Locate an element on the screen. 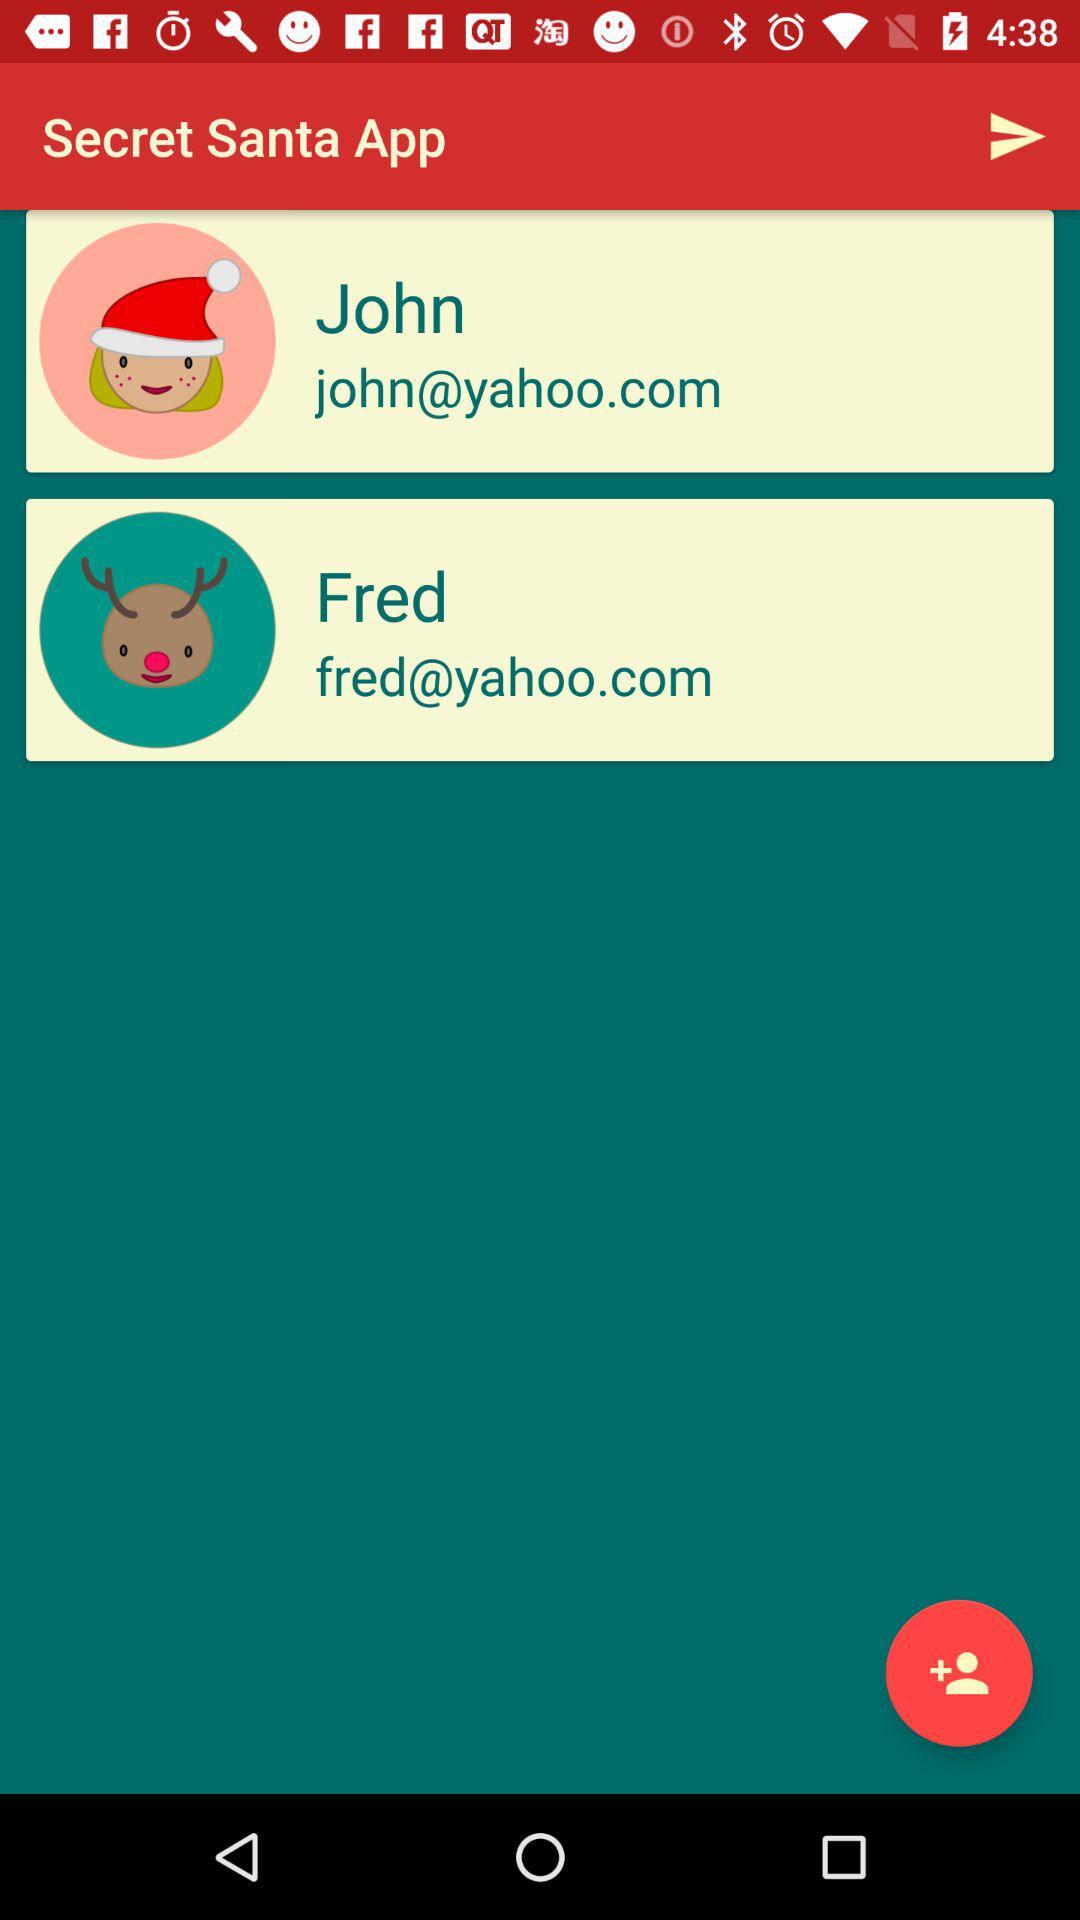  the item at the top right corner is located at coordinates (1017, 135).